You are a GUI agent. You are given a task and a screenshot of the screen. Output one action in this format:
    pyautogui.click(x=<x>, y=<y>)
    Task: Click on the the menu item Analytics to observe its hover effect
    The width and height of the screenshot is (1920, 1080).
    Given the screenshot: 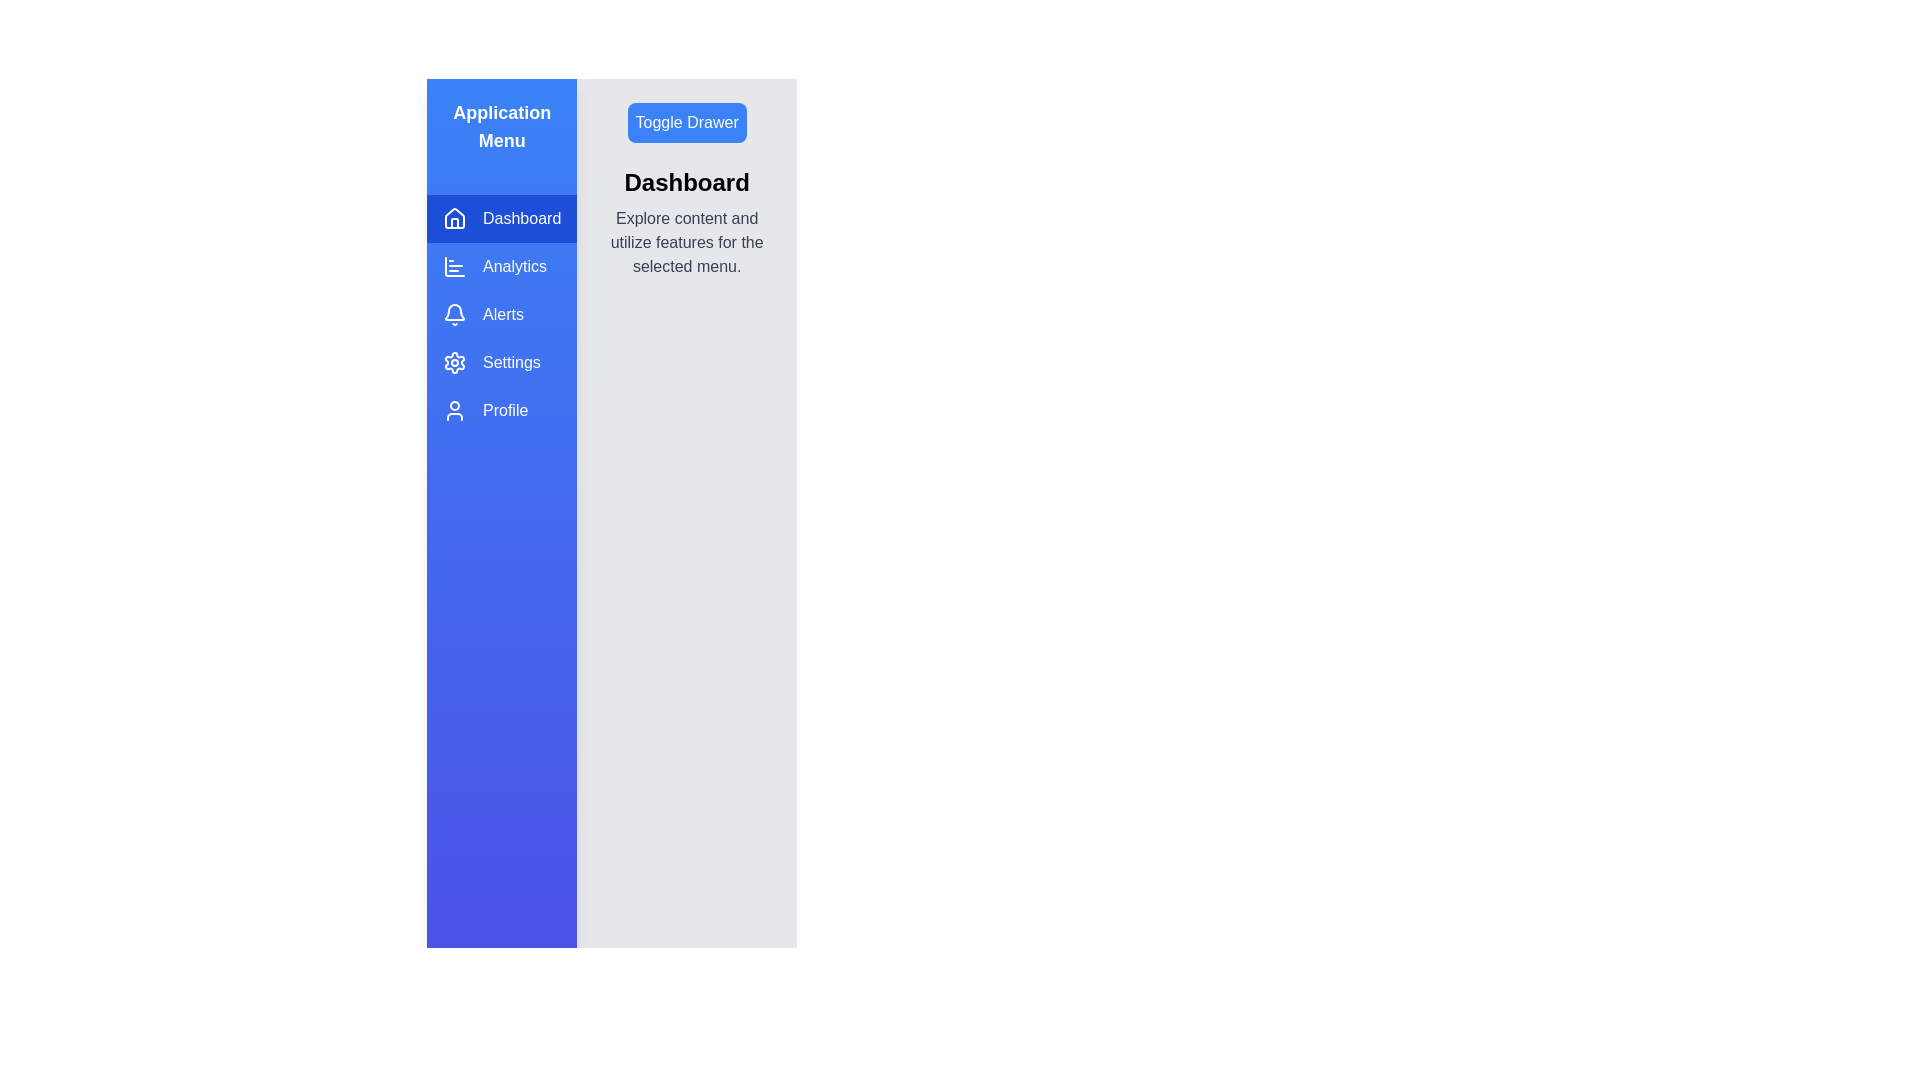 What is the action you would take?
    pyautogui.click(x=502, y=265)
    